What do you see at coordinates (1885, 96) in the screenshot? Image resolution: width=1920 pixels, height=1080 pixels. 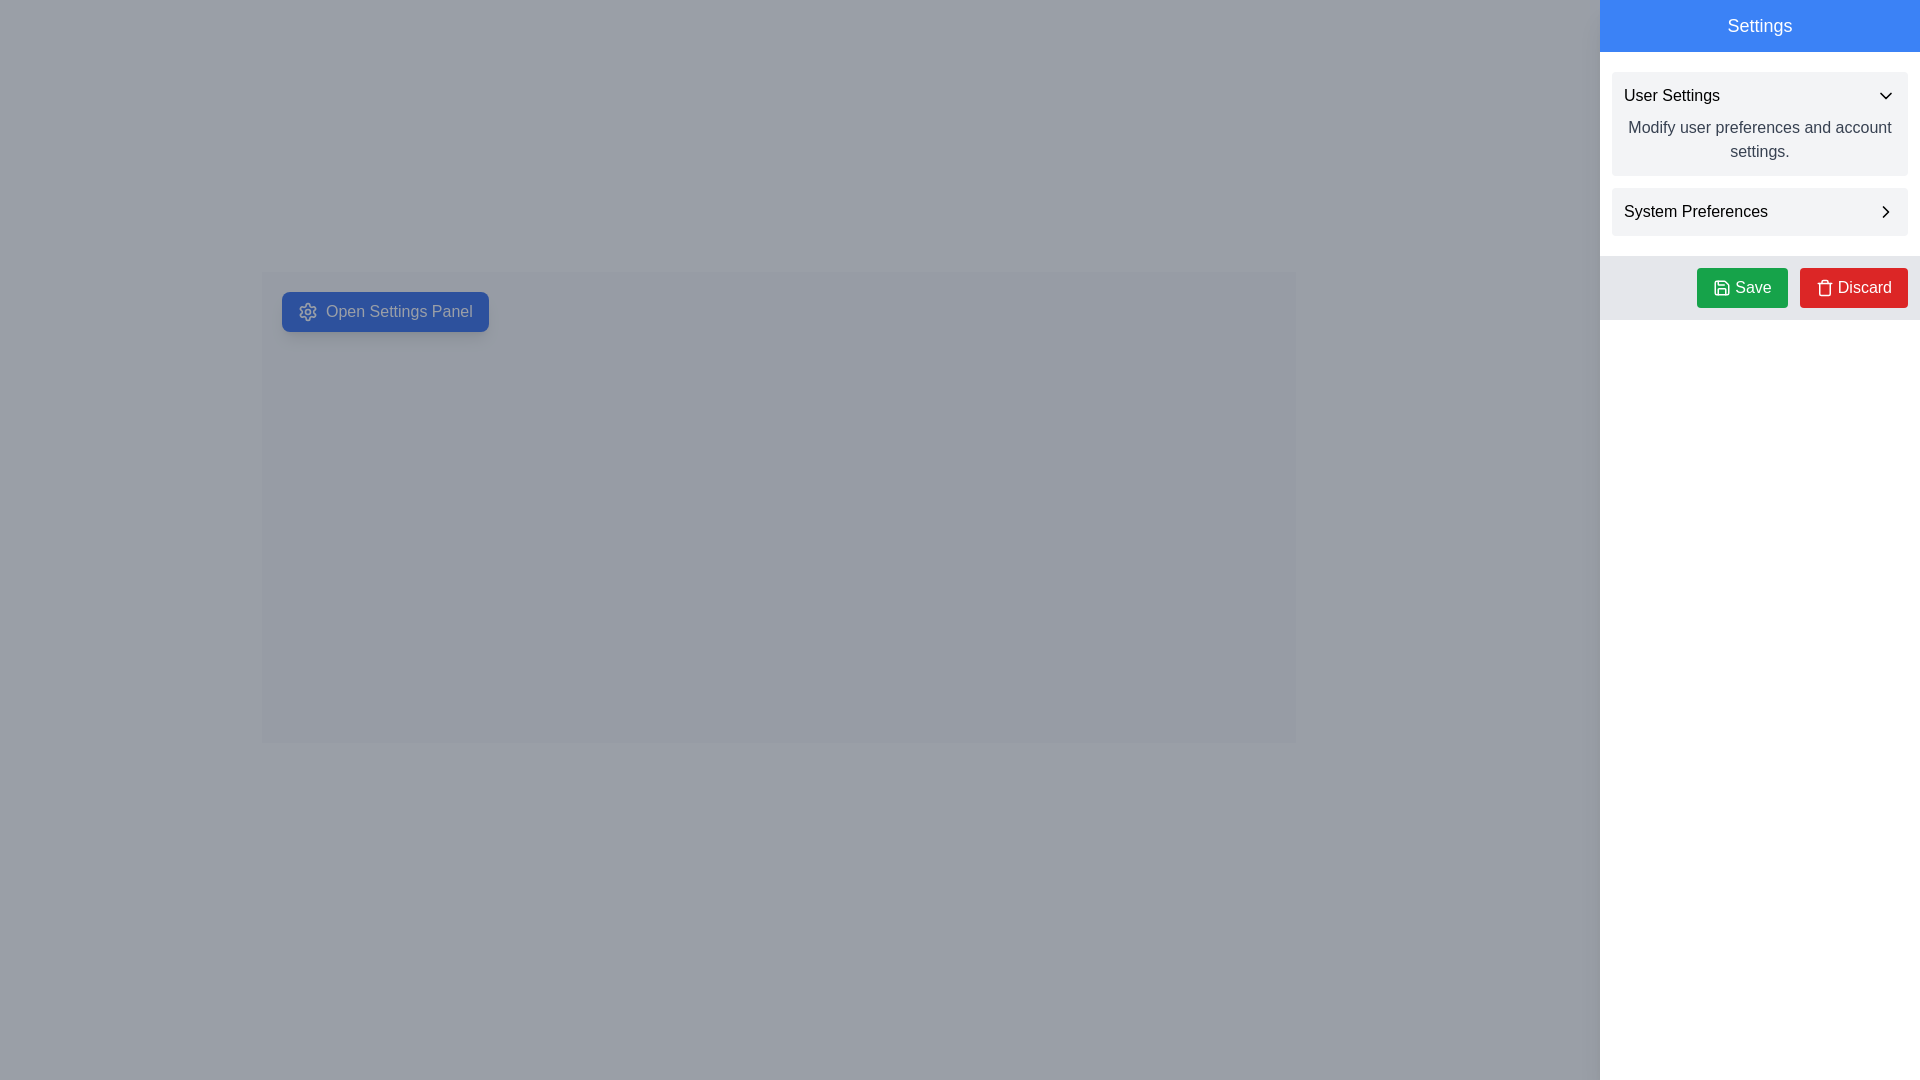 I see `the downward-pointing chevron icon with a black outline located to the right of the 'User Settings' text` at bounding box center [1885, 96].